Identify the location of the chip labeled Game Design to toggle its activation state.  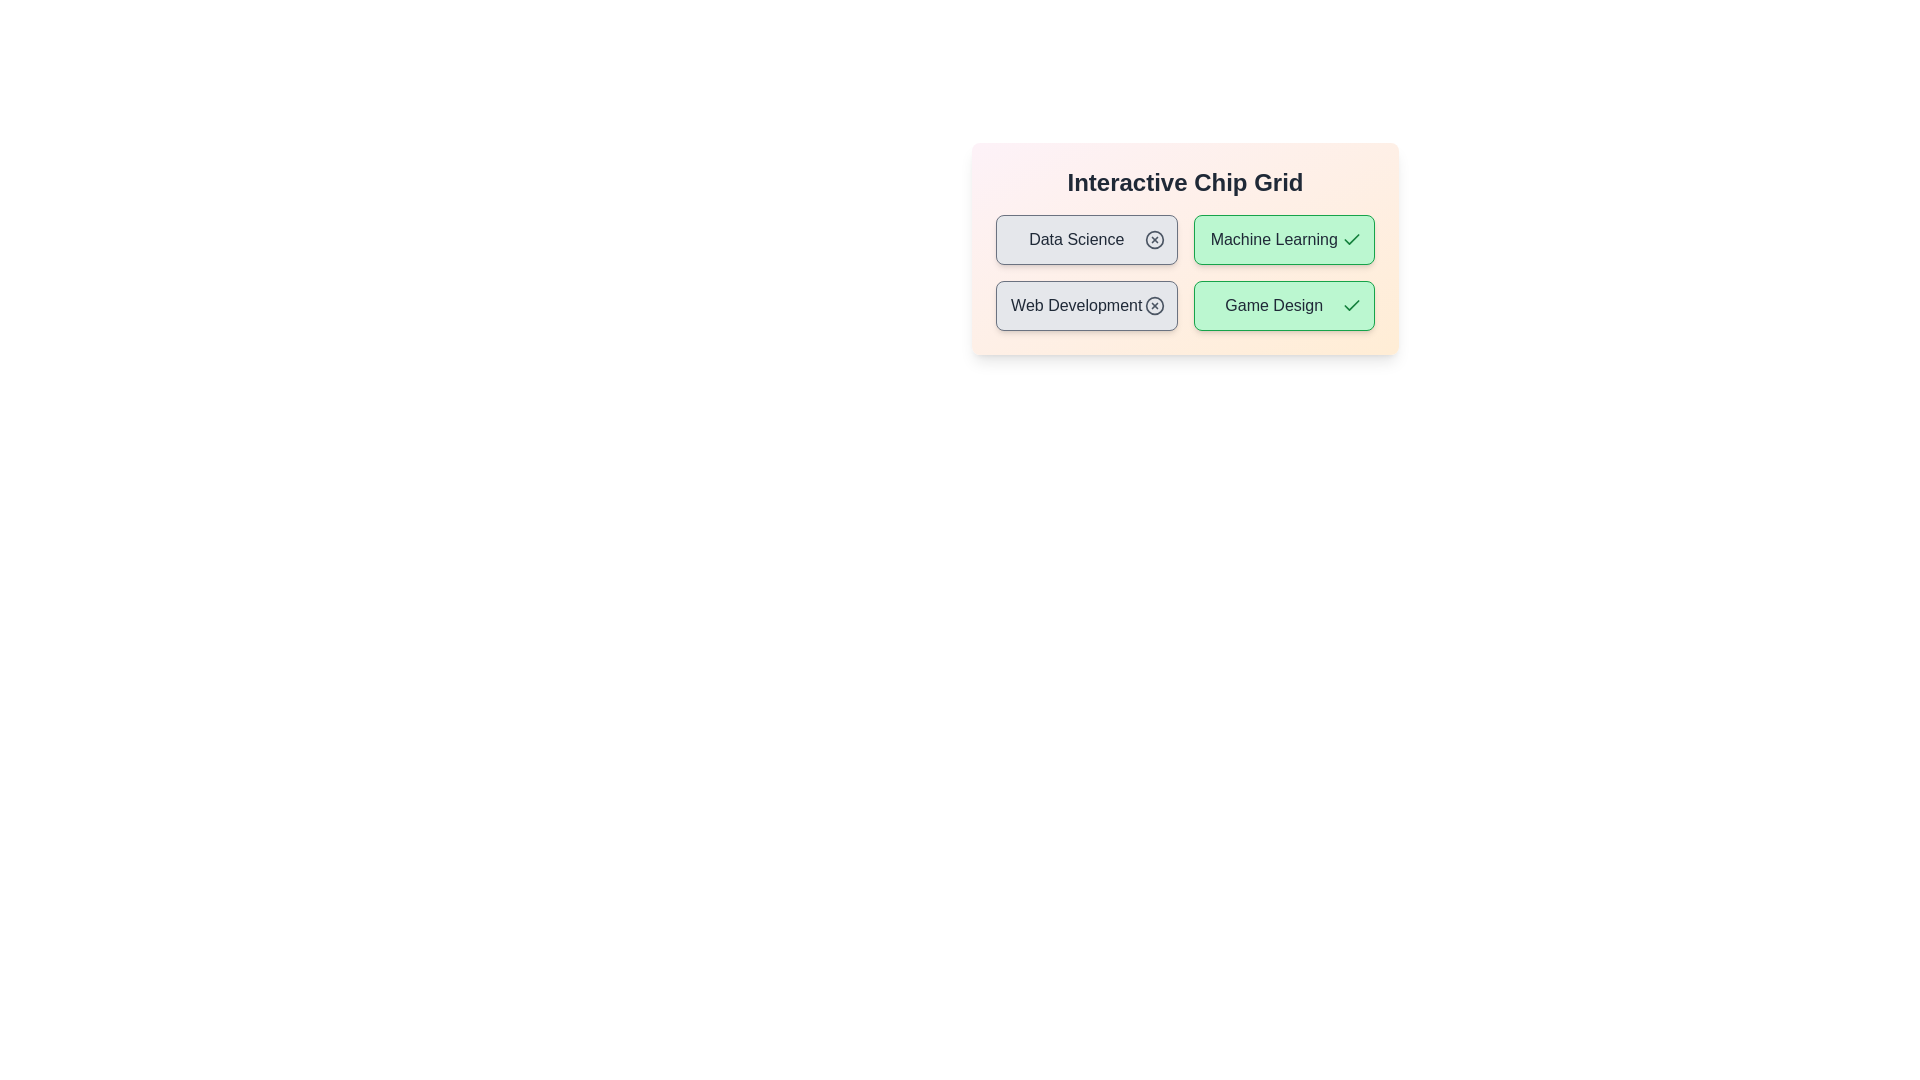
(1284, 305).